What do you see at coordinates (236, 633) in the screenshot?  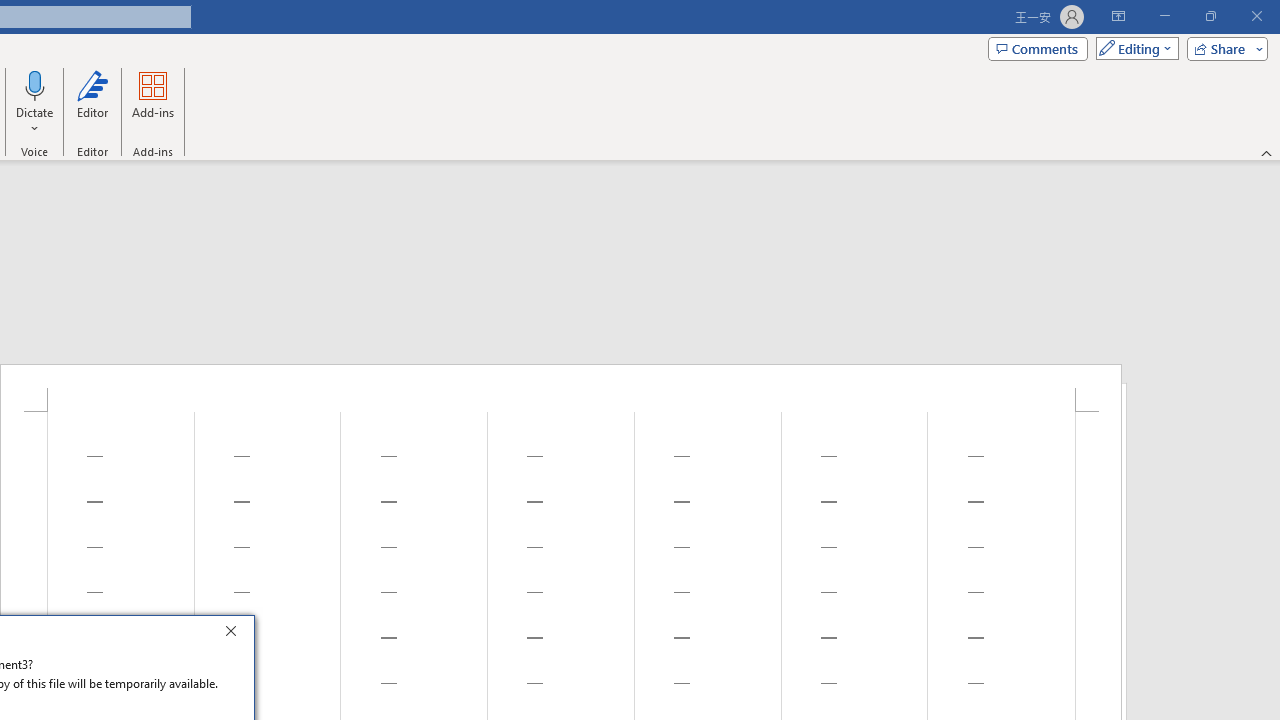 I see `'Close'` at bounding box center [236, 633].